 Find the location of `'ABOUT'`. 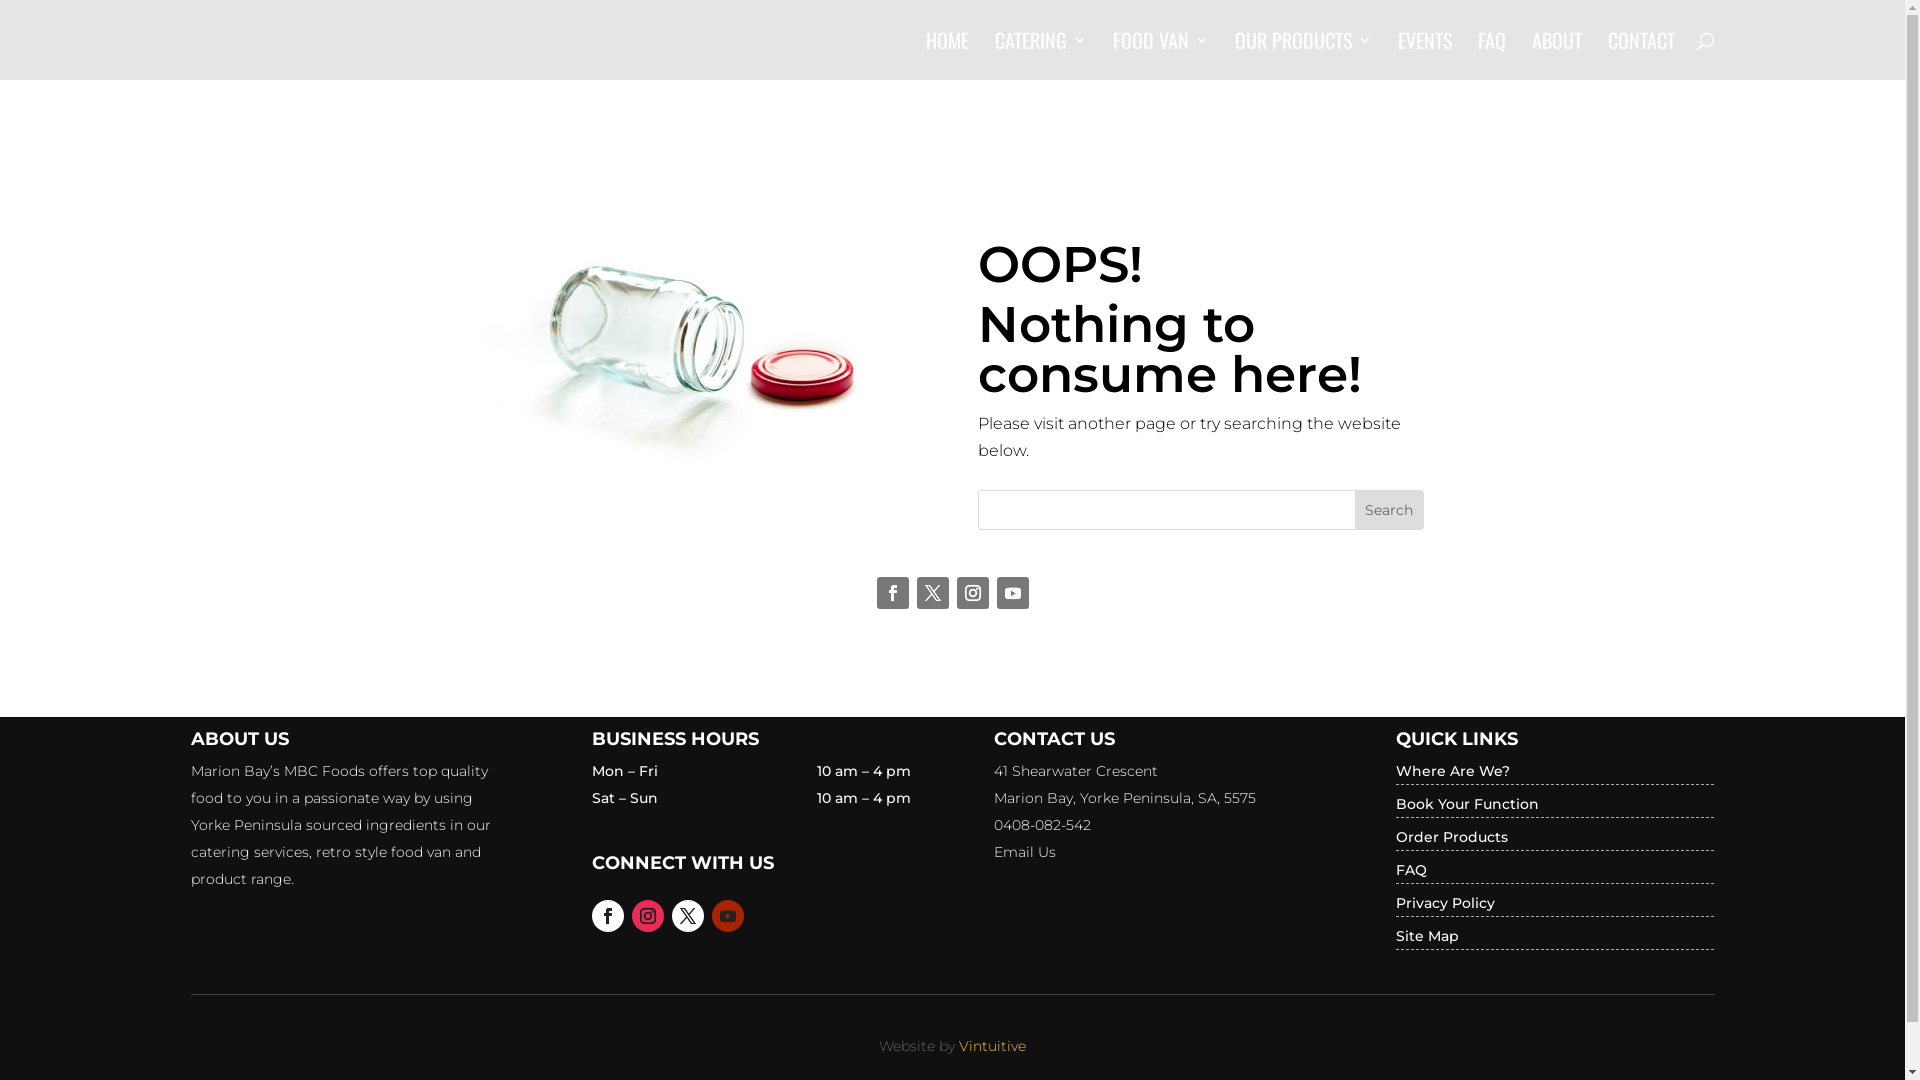

'ABOUT' is located at coordinates (1555, 55).